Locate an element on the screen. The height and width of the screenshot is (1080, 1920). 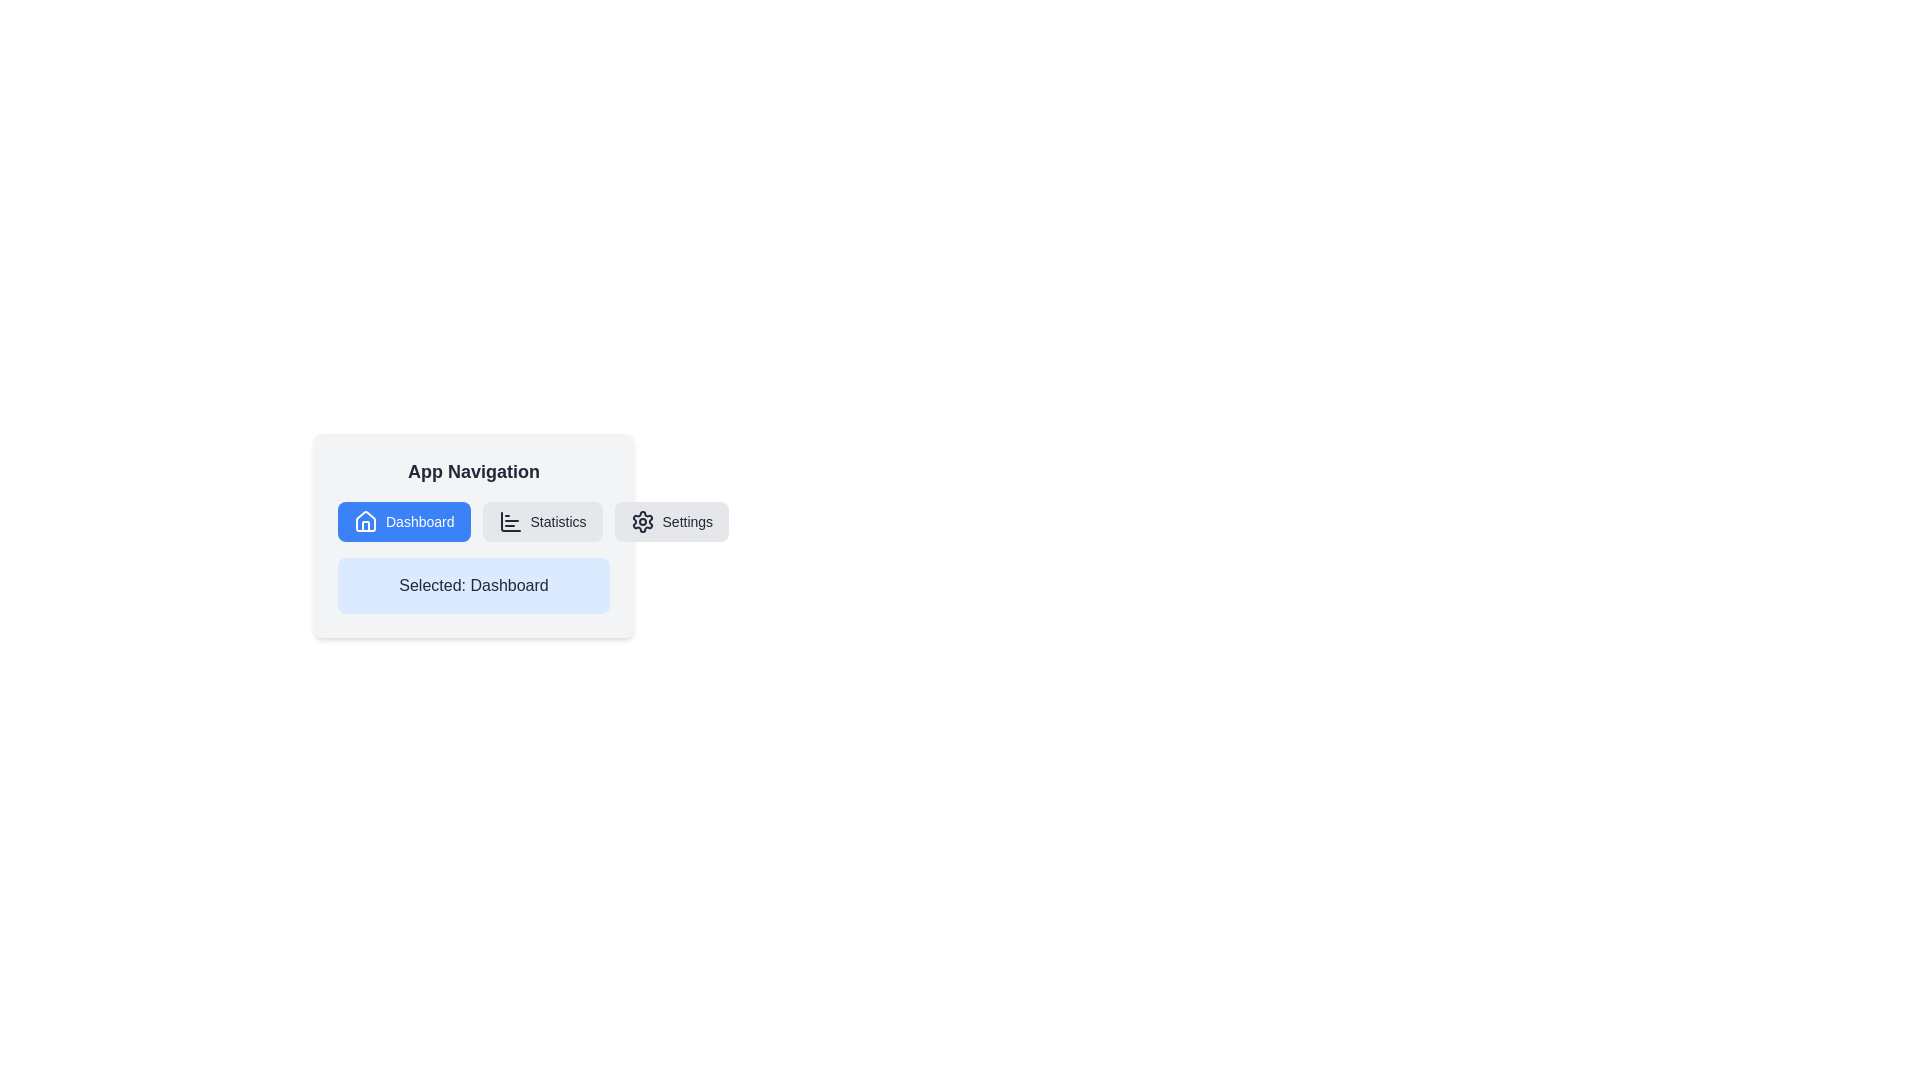
the 'Statistics' text label in the app's navigation bar is located at coordinates (558, 520).